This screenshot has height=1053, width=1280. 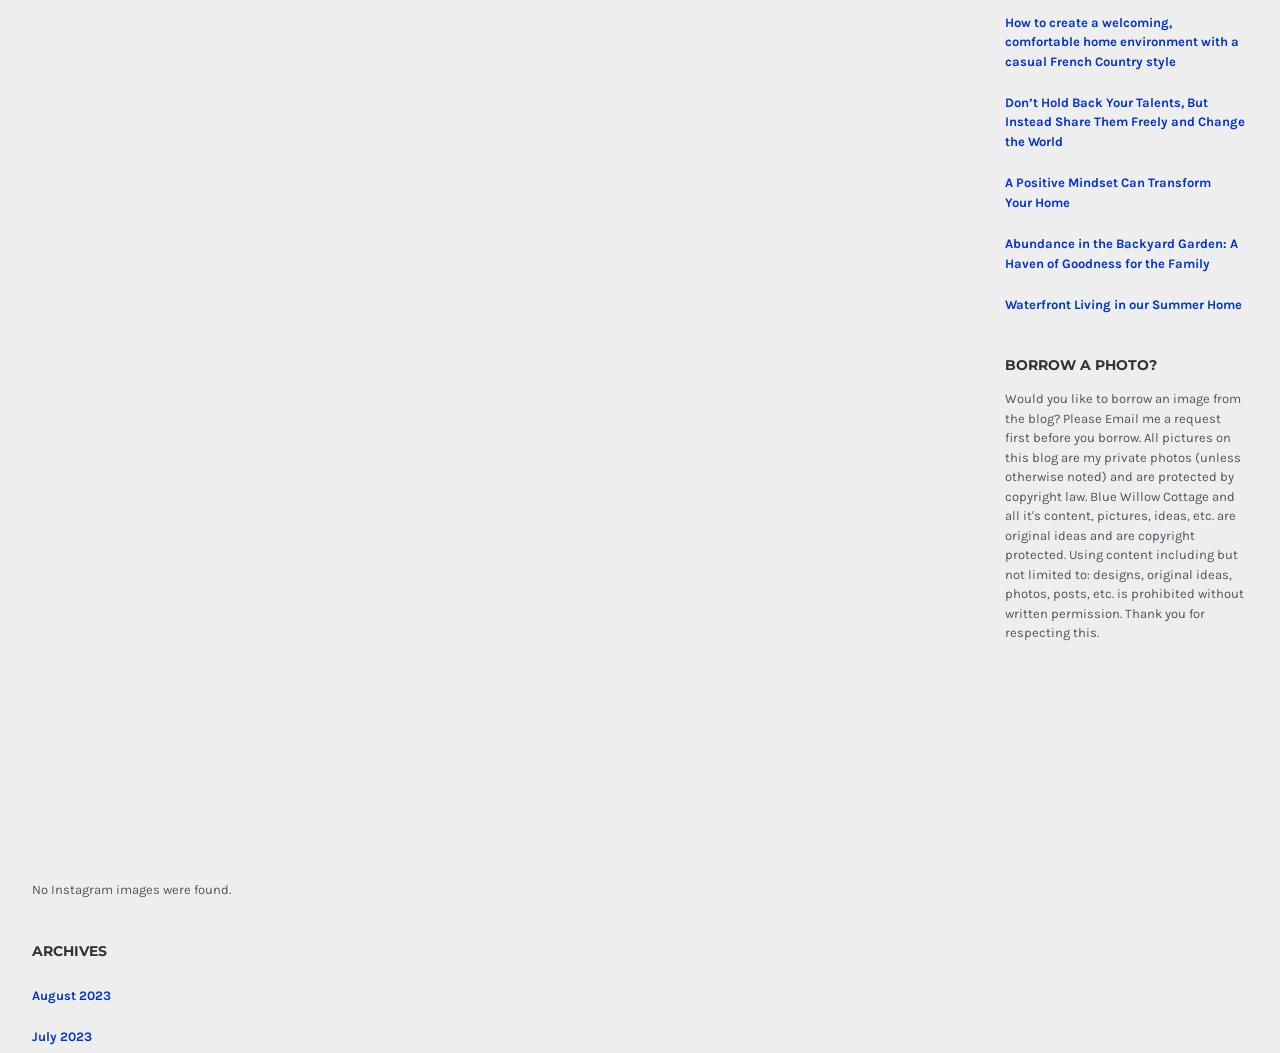 I want to click on 'Waterfront Living in our Summer Home', so click(x=1122, y=303).